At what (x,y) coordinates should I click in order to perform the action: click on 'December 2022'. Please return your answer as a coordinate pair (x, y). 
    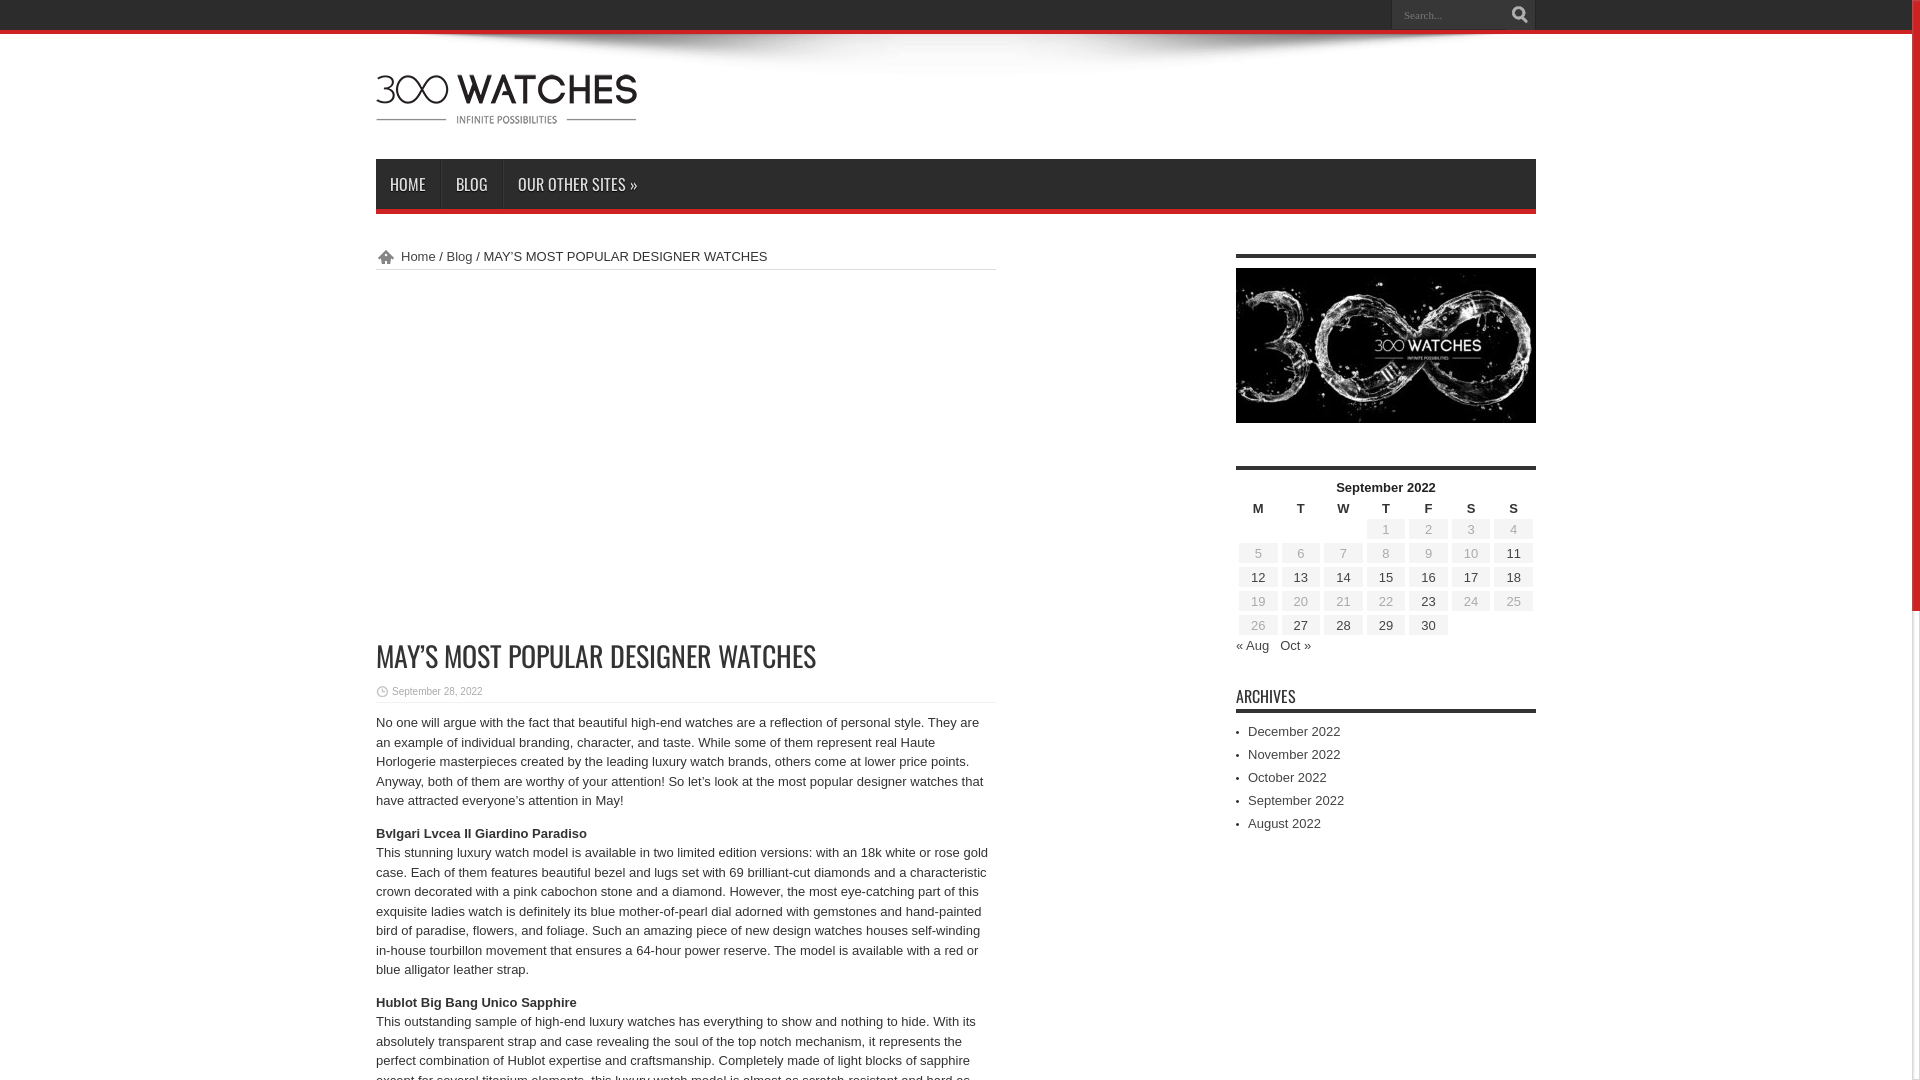
    Looking at the image, I should click on (1294, 731).